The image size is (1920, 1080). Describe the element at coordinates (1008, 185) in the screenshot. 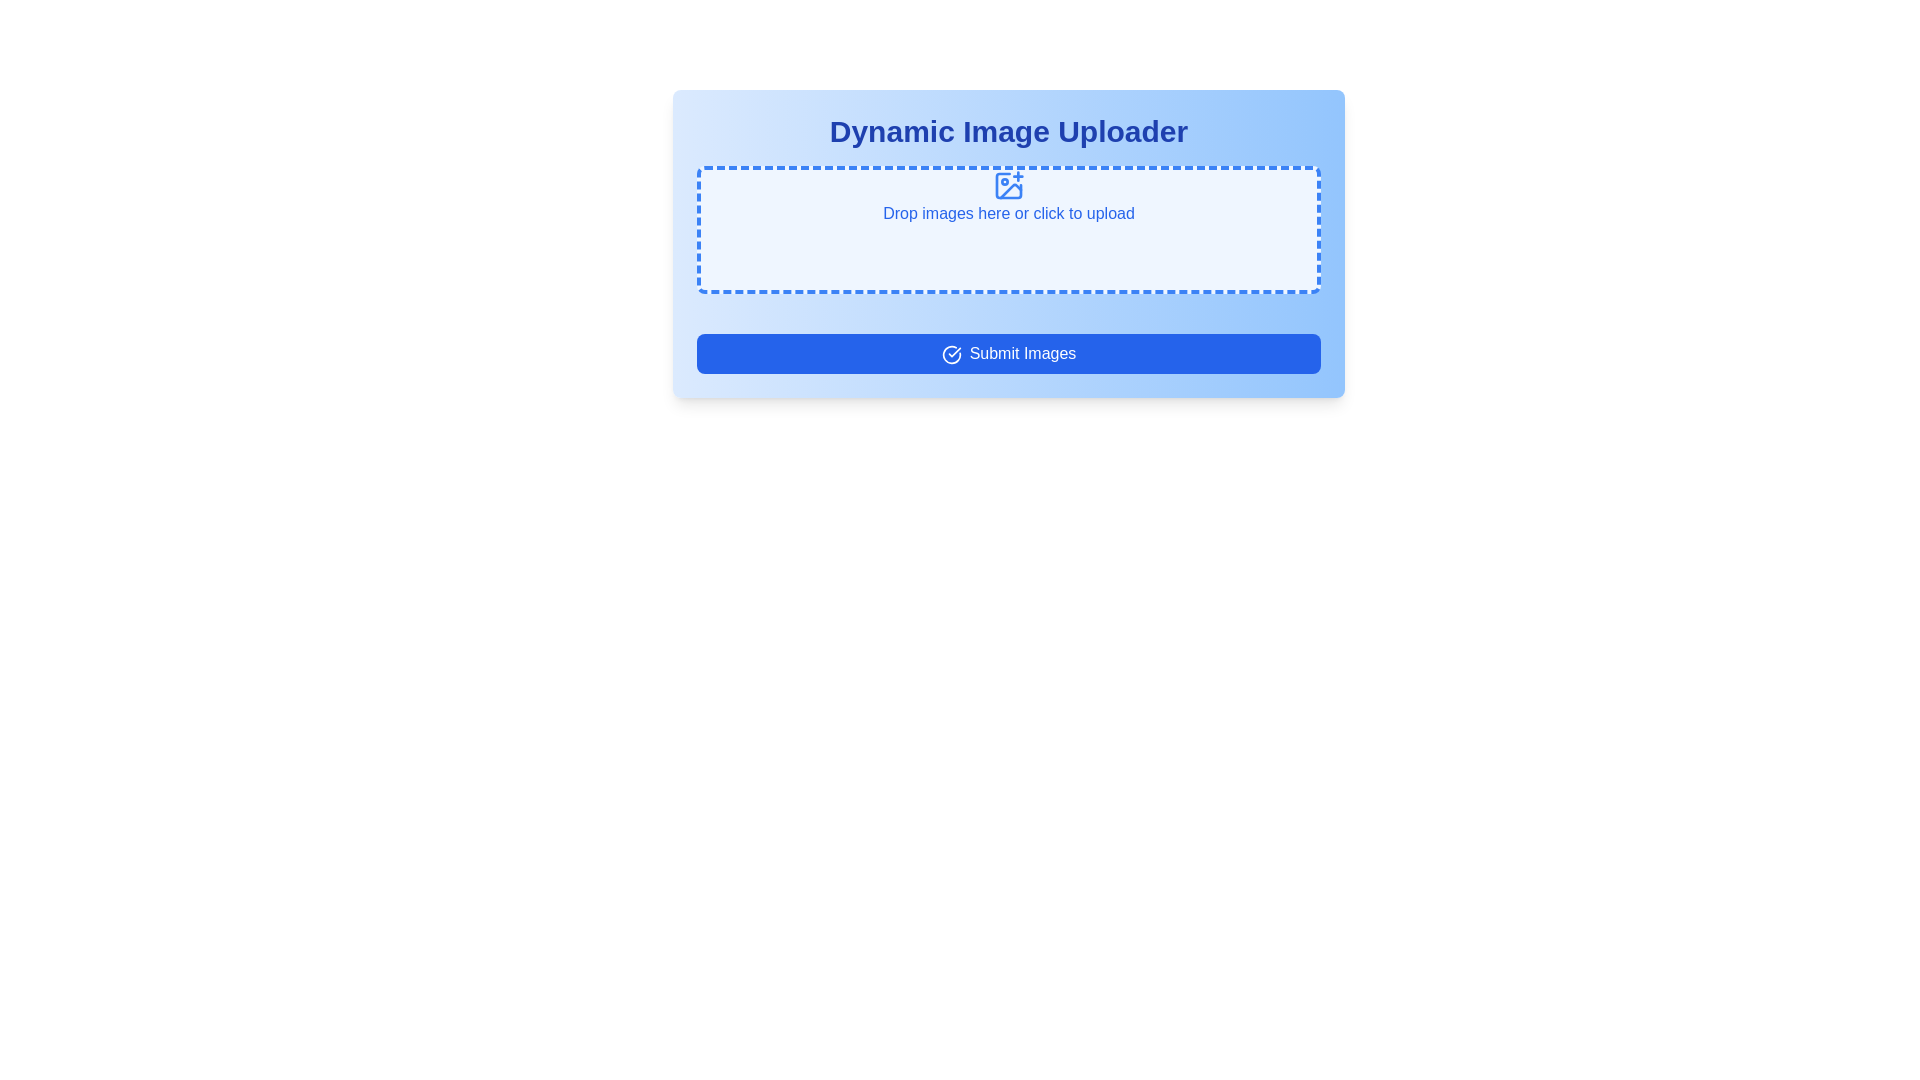

I see `the upload icon located centrally above the 'Drop images here or click to upload' text in the file upload section` at that location.